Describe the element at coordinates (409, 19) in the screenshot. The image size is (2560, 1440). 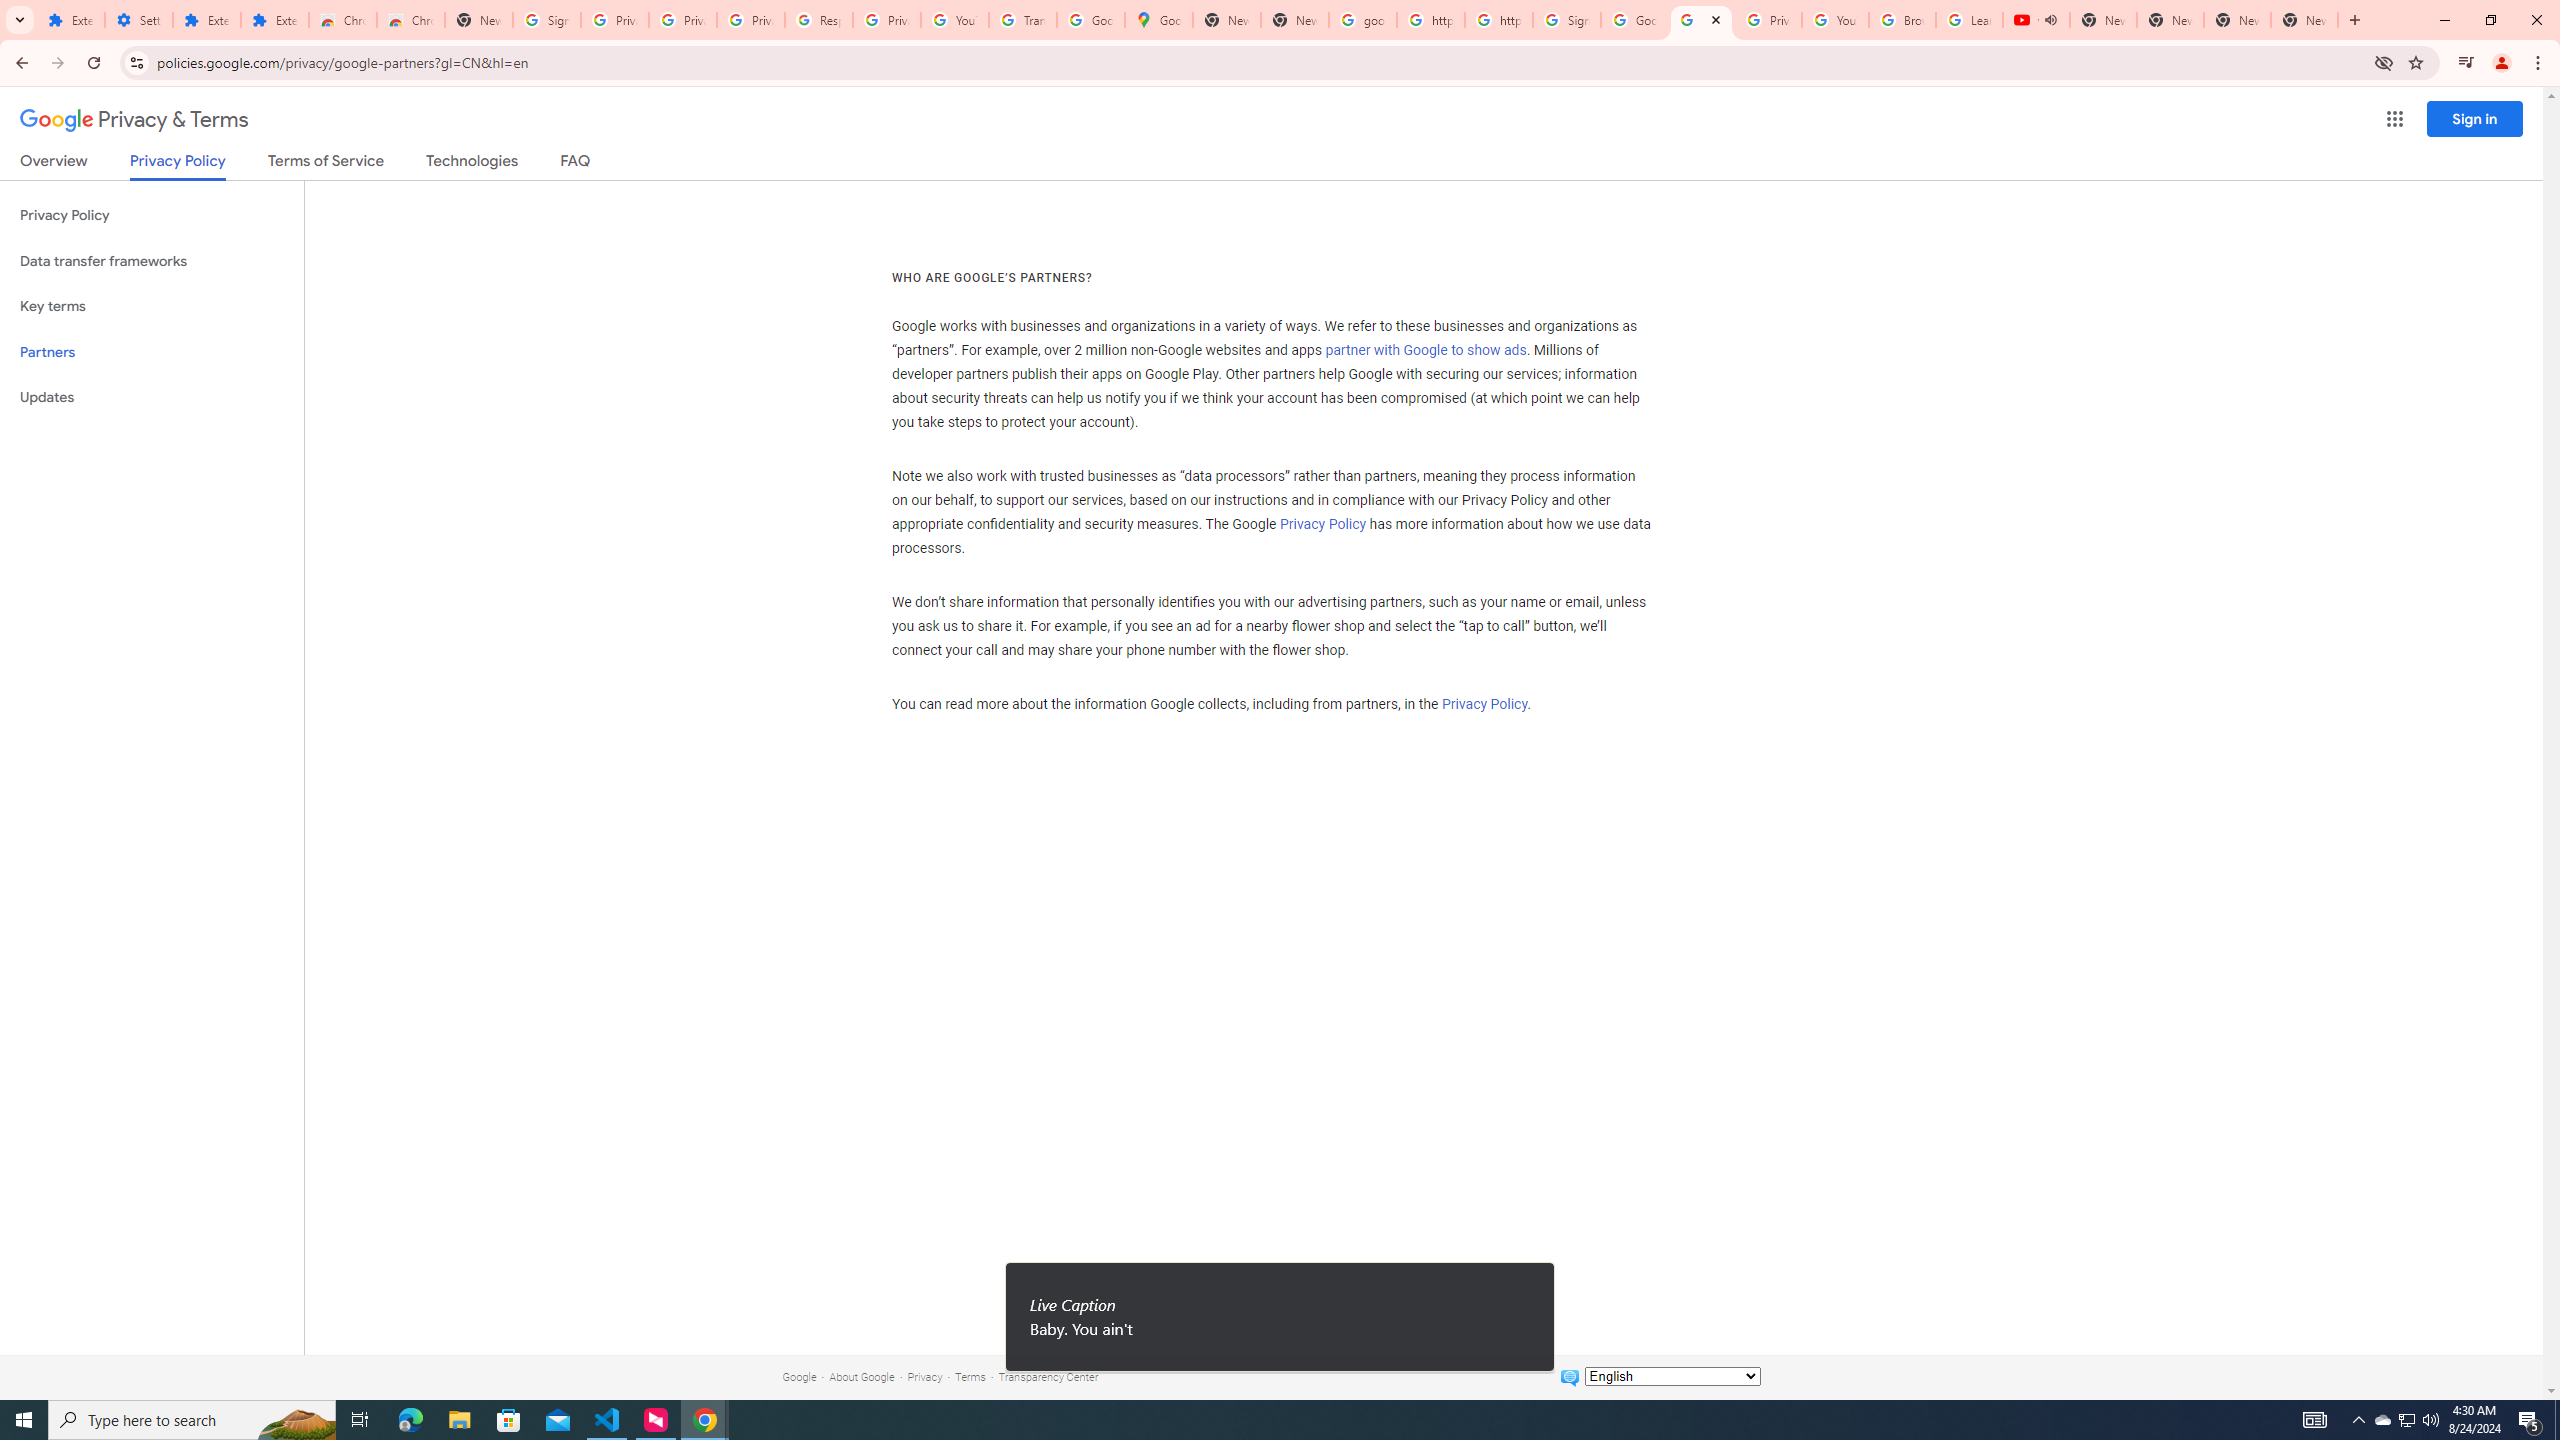
I see `'Chrome Web Store - Themes'` at that location.